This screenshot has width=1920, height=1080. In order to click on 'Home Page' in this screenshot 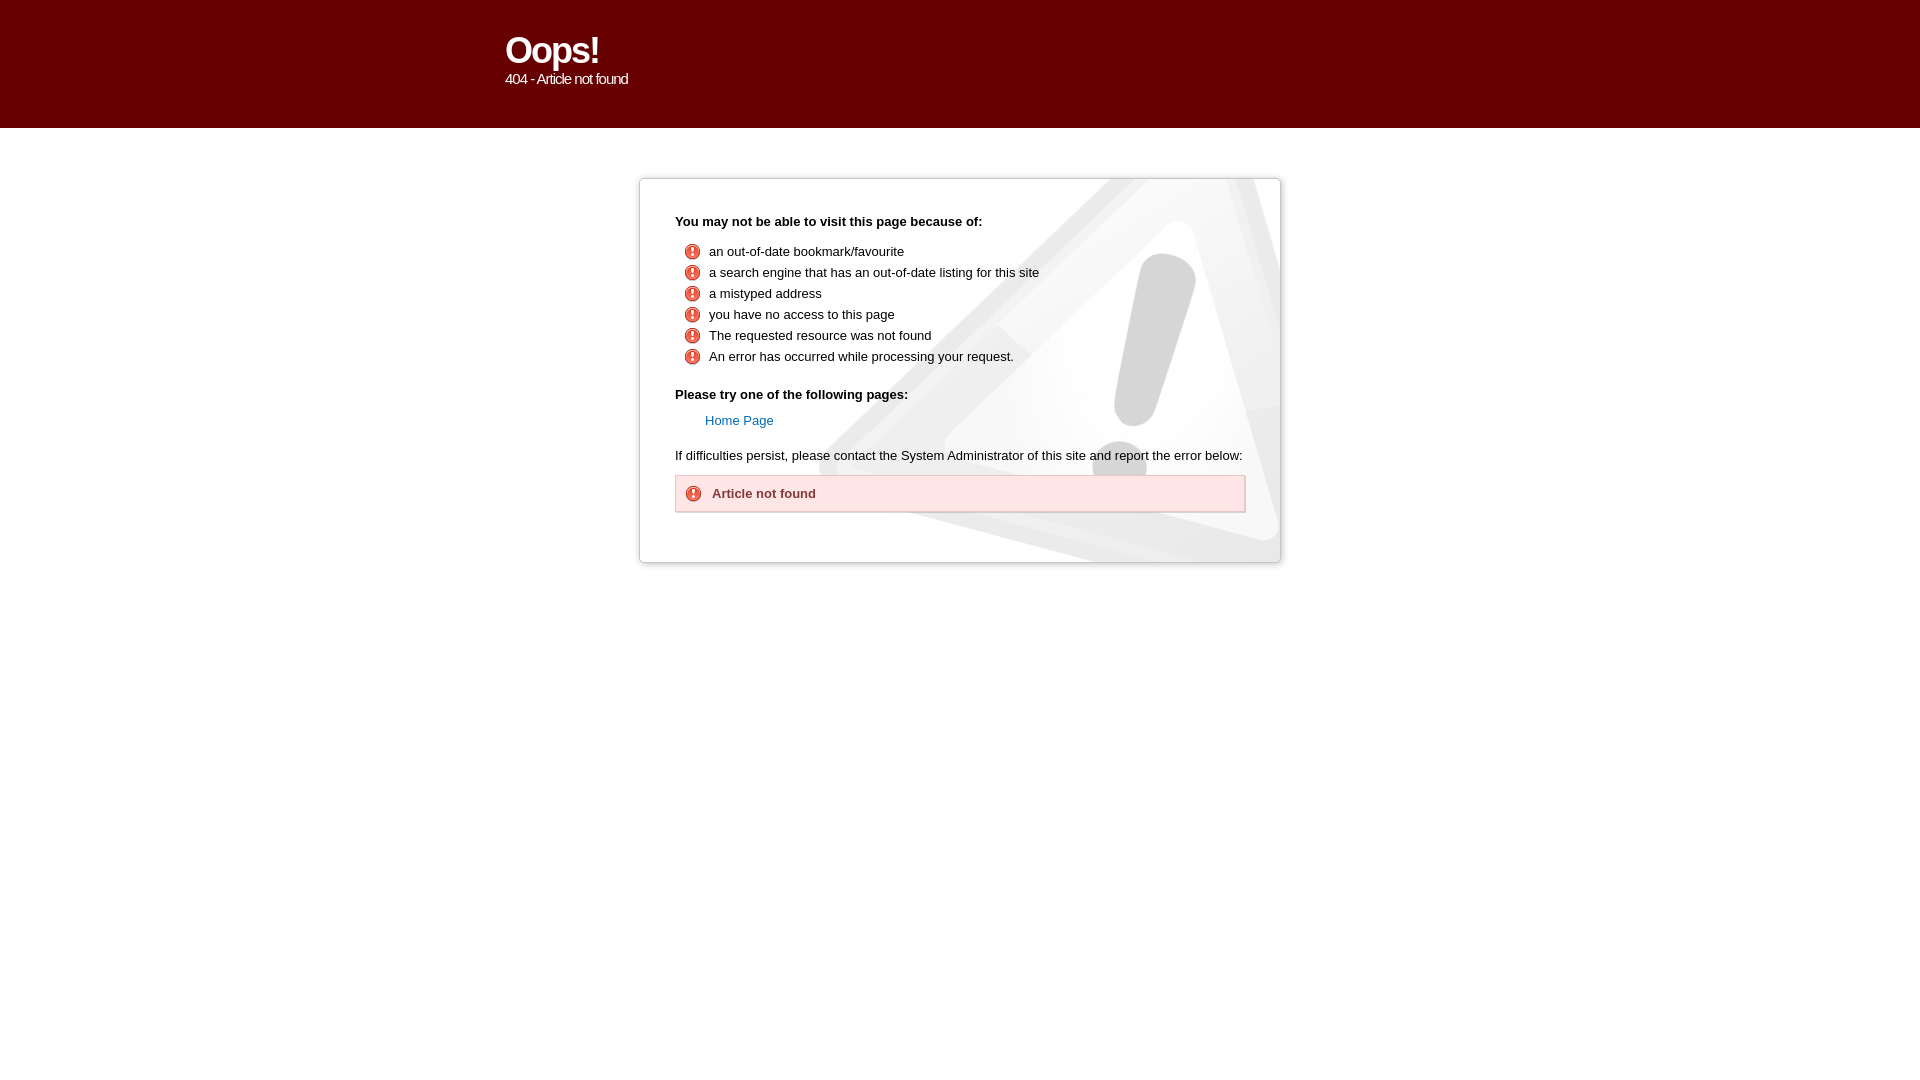, I will do `click(738, 419)`.